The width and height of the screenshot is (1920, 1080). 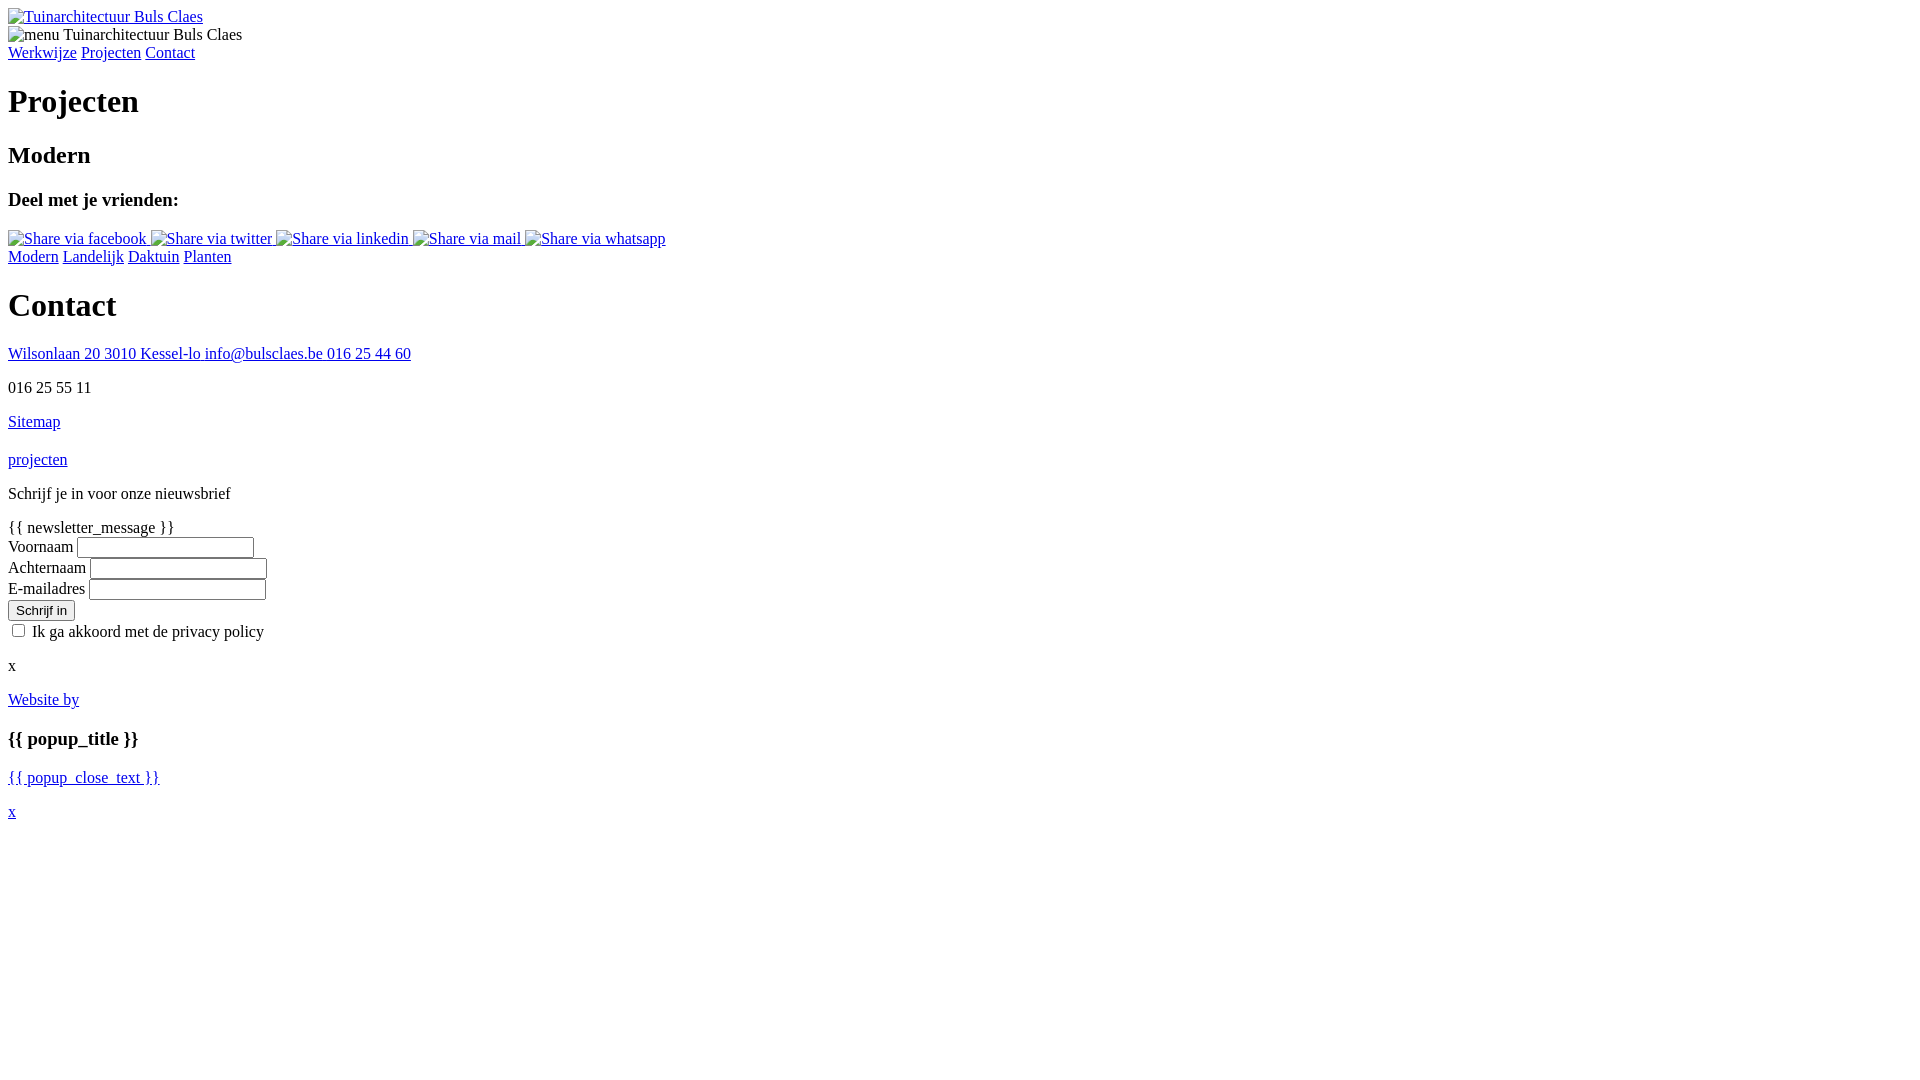 I want to click on 'x', so click(x=12, y=811).